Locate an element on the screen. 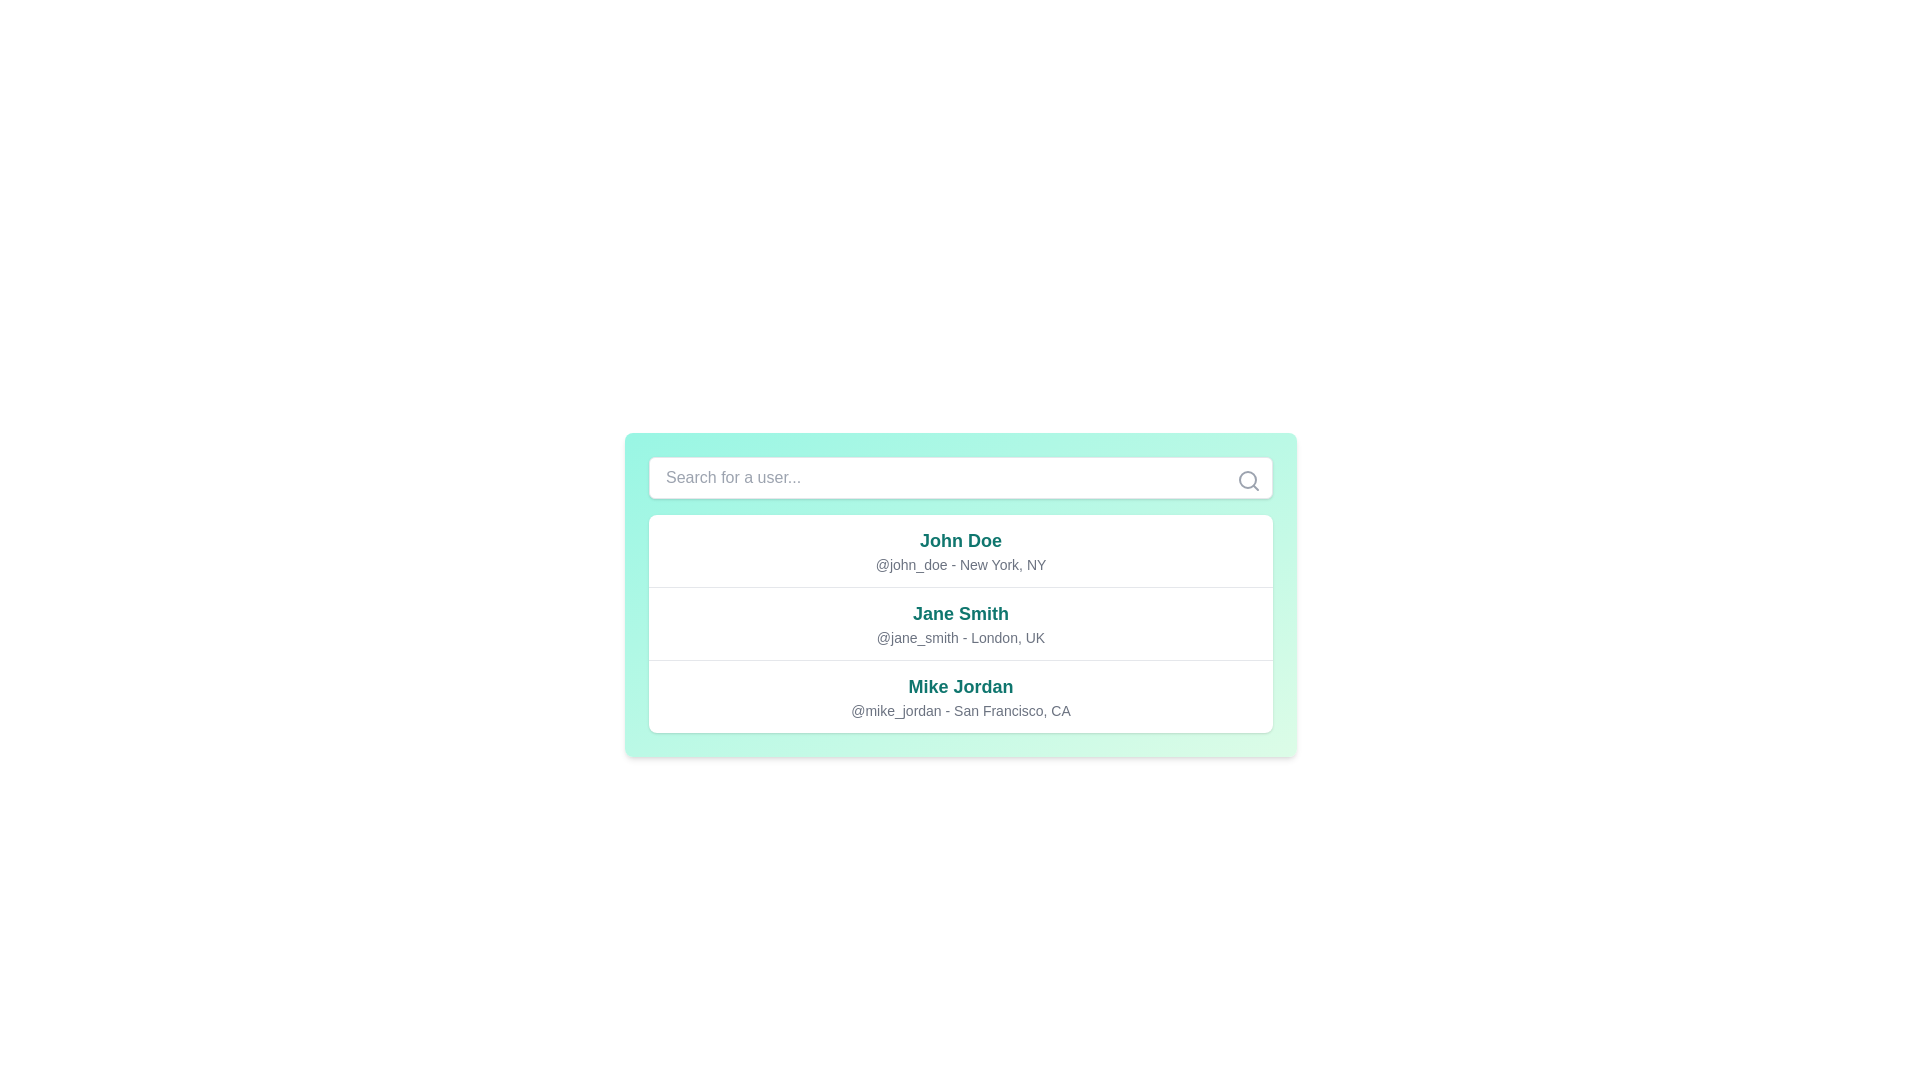 The height and width of the screenshot is (1080, 1920). the circular outline of the search icon located at the top-right corner of the search input field is located at coordinates (1247, 479).